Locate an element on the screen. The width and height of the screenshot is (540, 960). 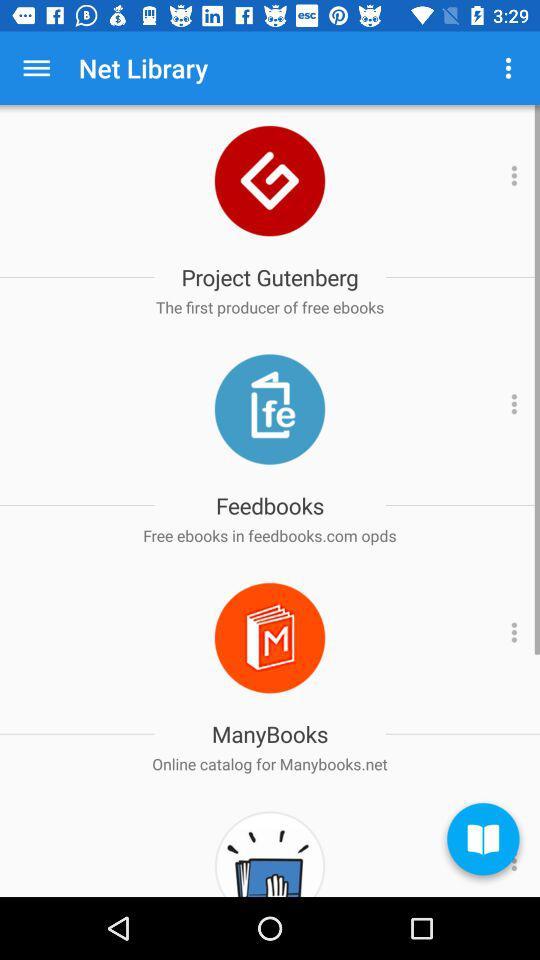
the the first producer is located at coordinates (270, 307).